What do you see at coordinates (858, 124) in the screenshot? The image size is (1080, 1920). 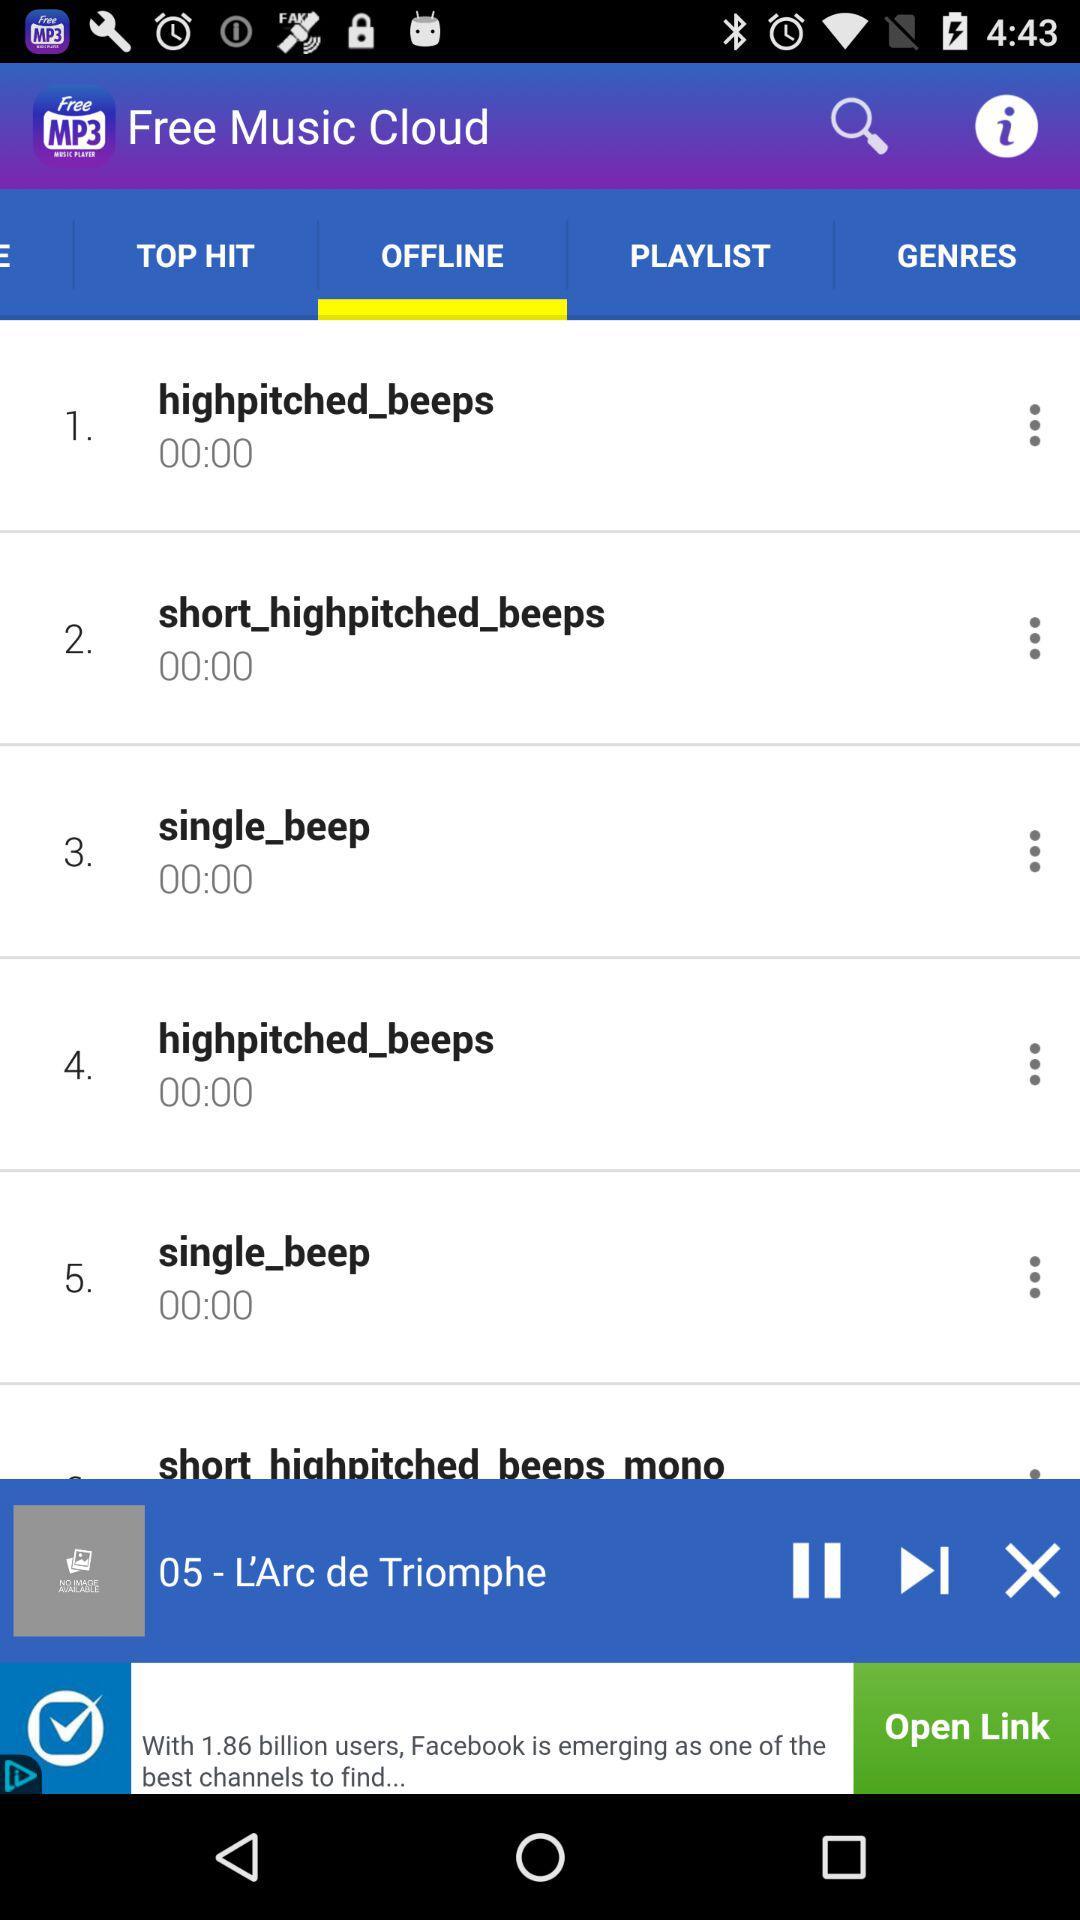 I see `item above the playlist icon` at bounding box center [858, 124].